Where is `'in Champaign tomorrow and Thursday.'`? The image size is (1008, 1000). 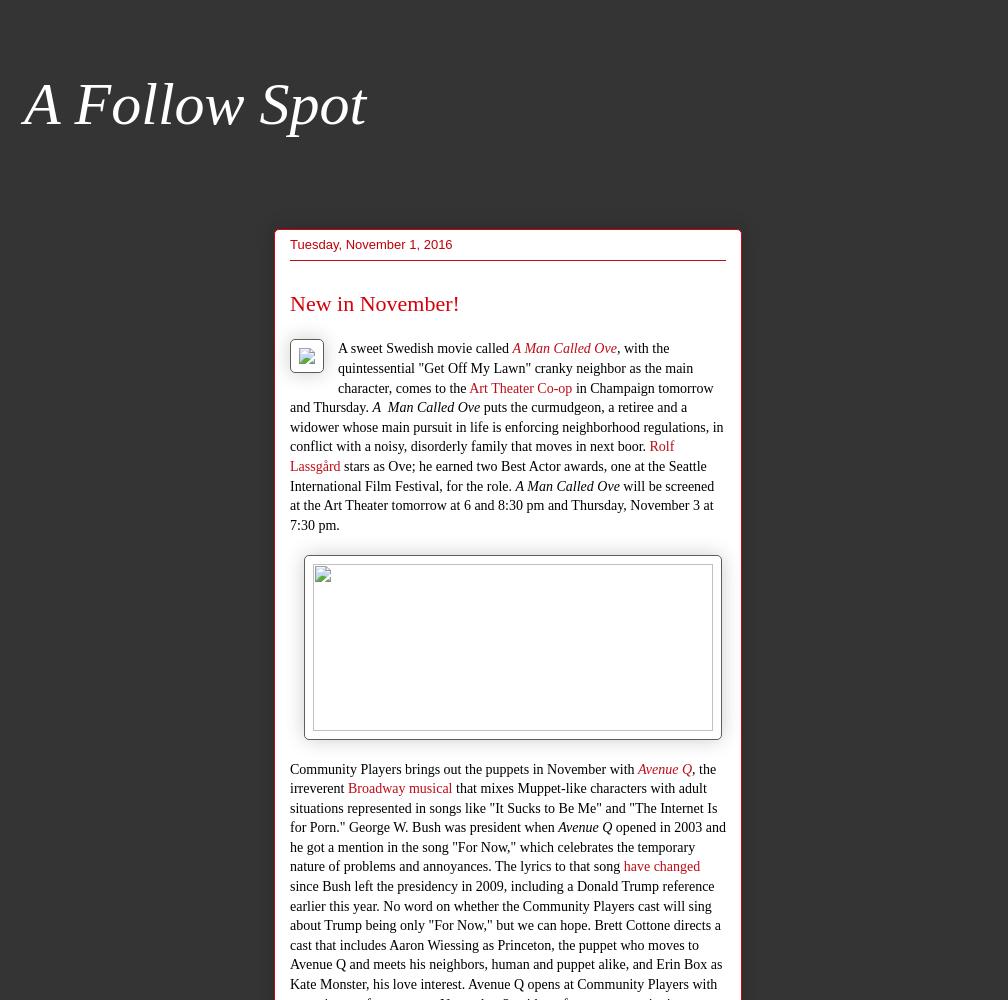 'in Champaign tomorrow and Thursday.' is located at coordinates (501, 397).